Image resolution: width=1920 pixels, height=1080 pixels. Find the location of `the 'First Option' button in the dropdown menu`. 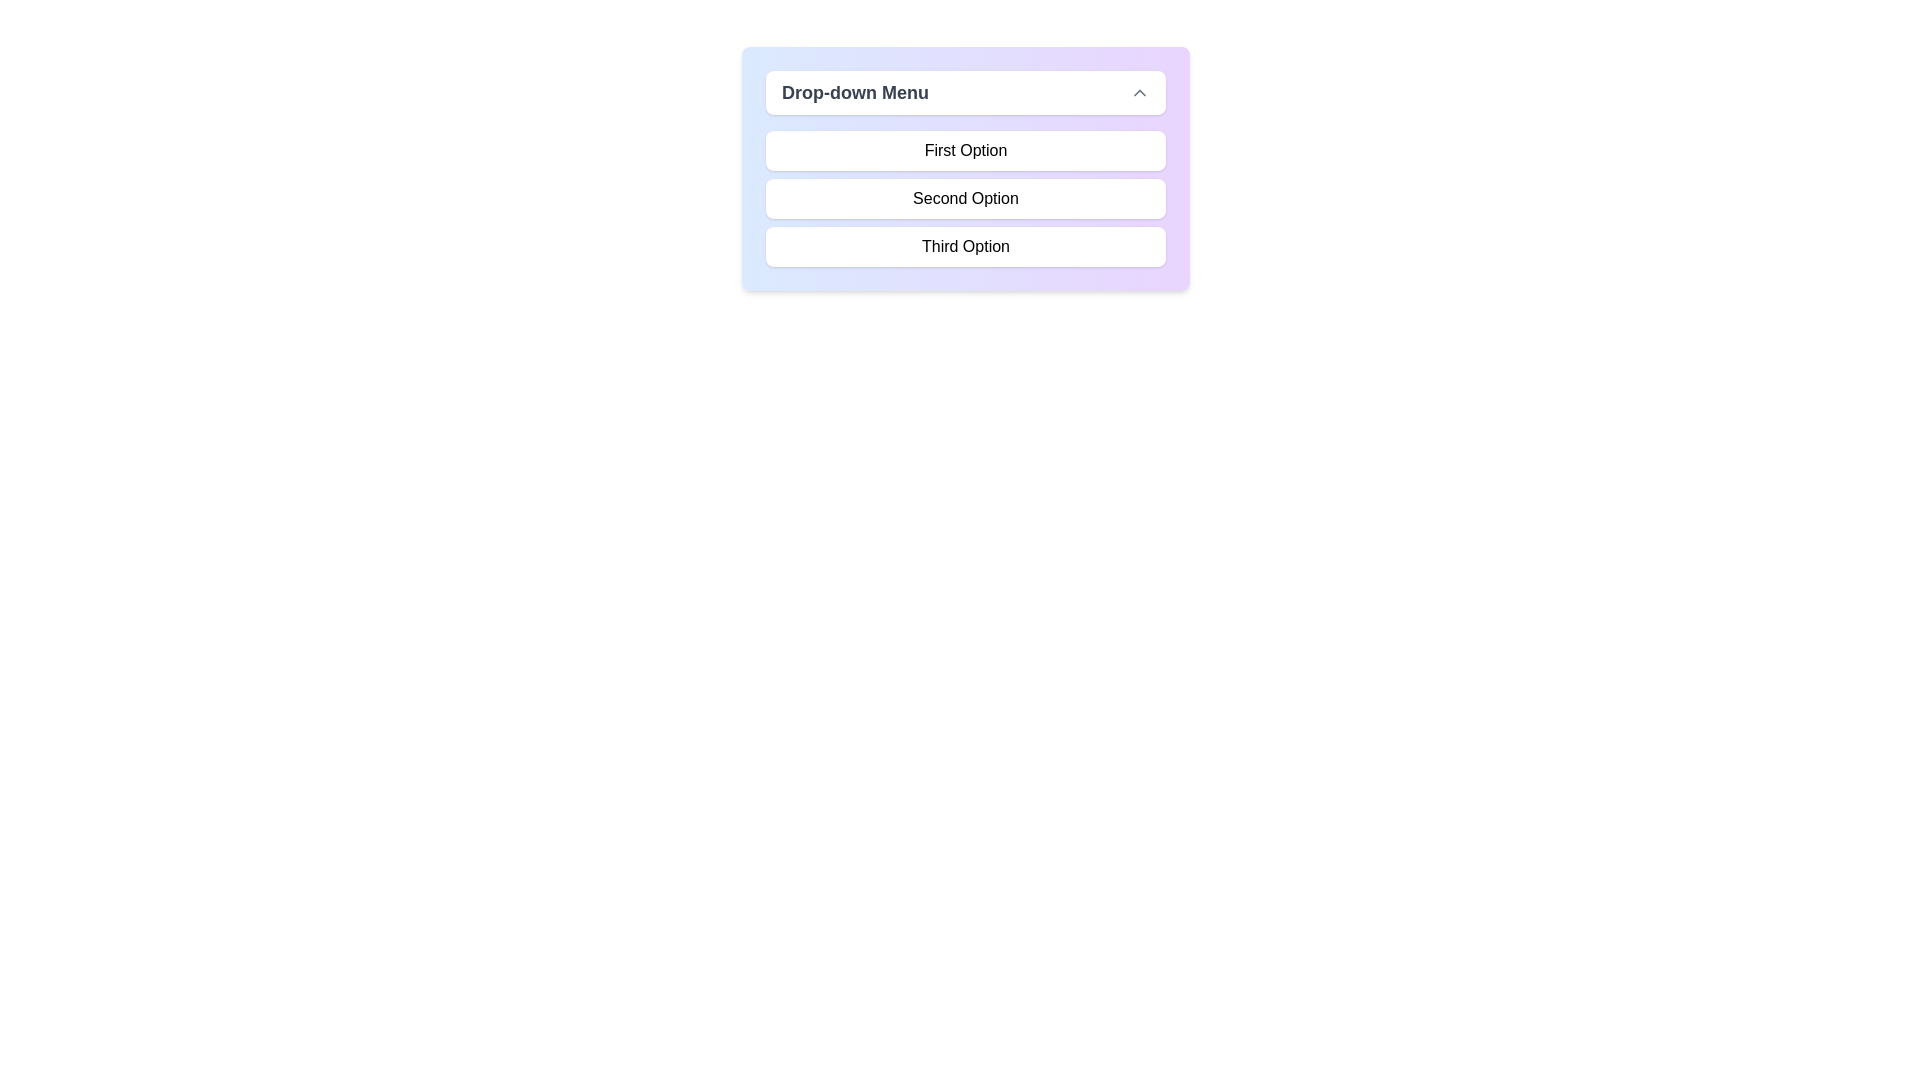

the 'First Option' button in the dropdown menu is located at coordinates (965, 149).